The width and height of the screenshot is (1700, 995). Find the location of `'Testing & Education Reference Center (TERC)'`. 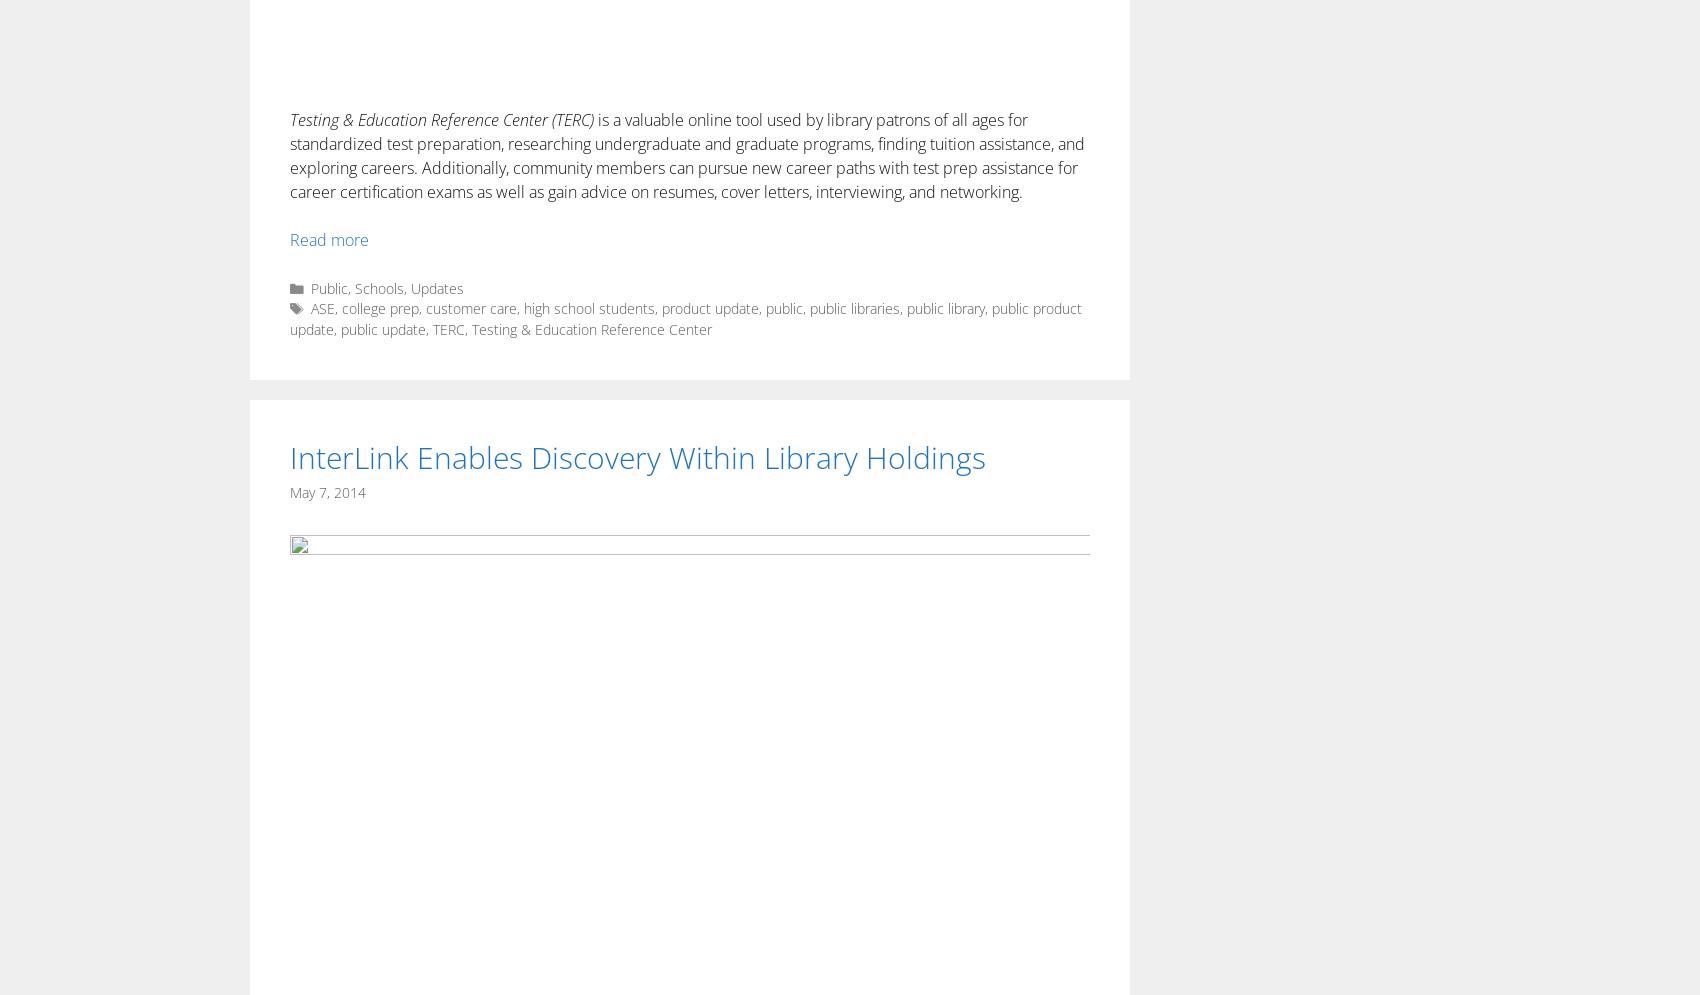

'Testing & Education Reference Center (TERC)' is located at coordinates (442, 118).